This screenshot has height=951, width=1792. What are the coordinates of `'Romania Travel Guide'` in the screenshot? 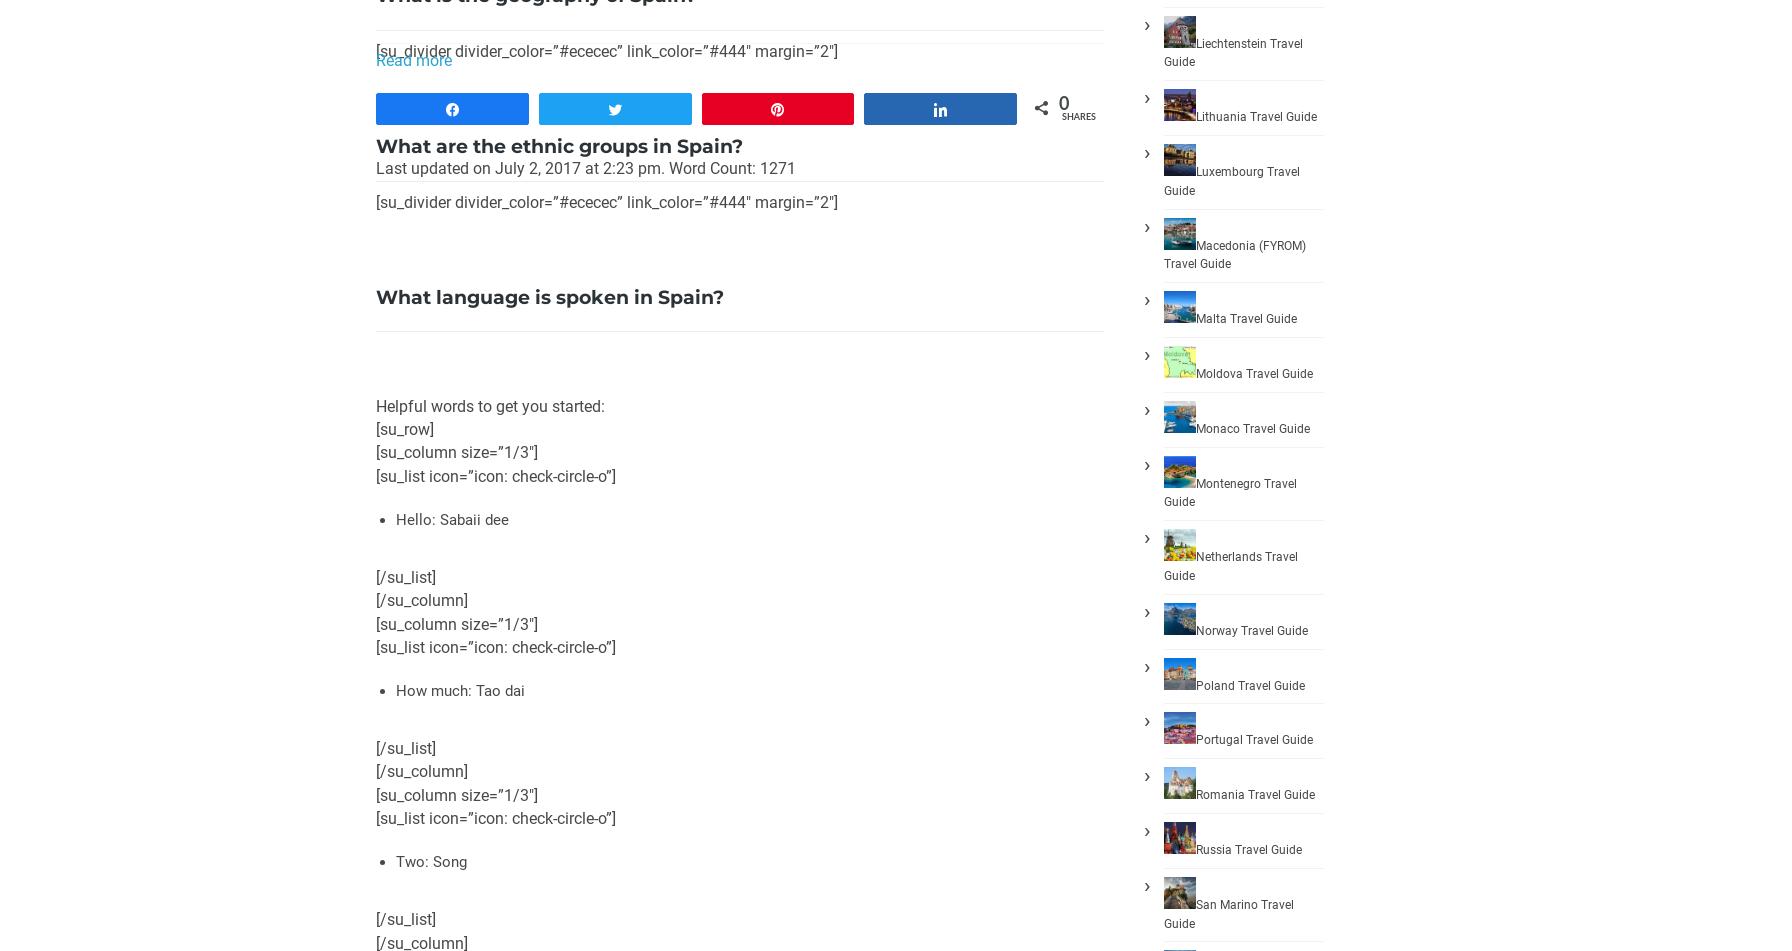 It's located at (1255, 793).